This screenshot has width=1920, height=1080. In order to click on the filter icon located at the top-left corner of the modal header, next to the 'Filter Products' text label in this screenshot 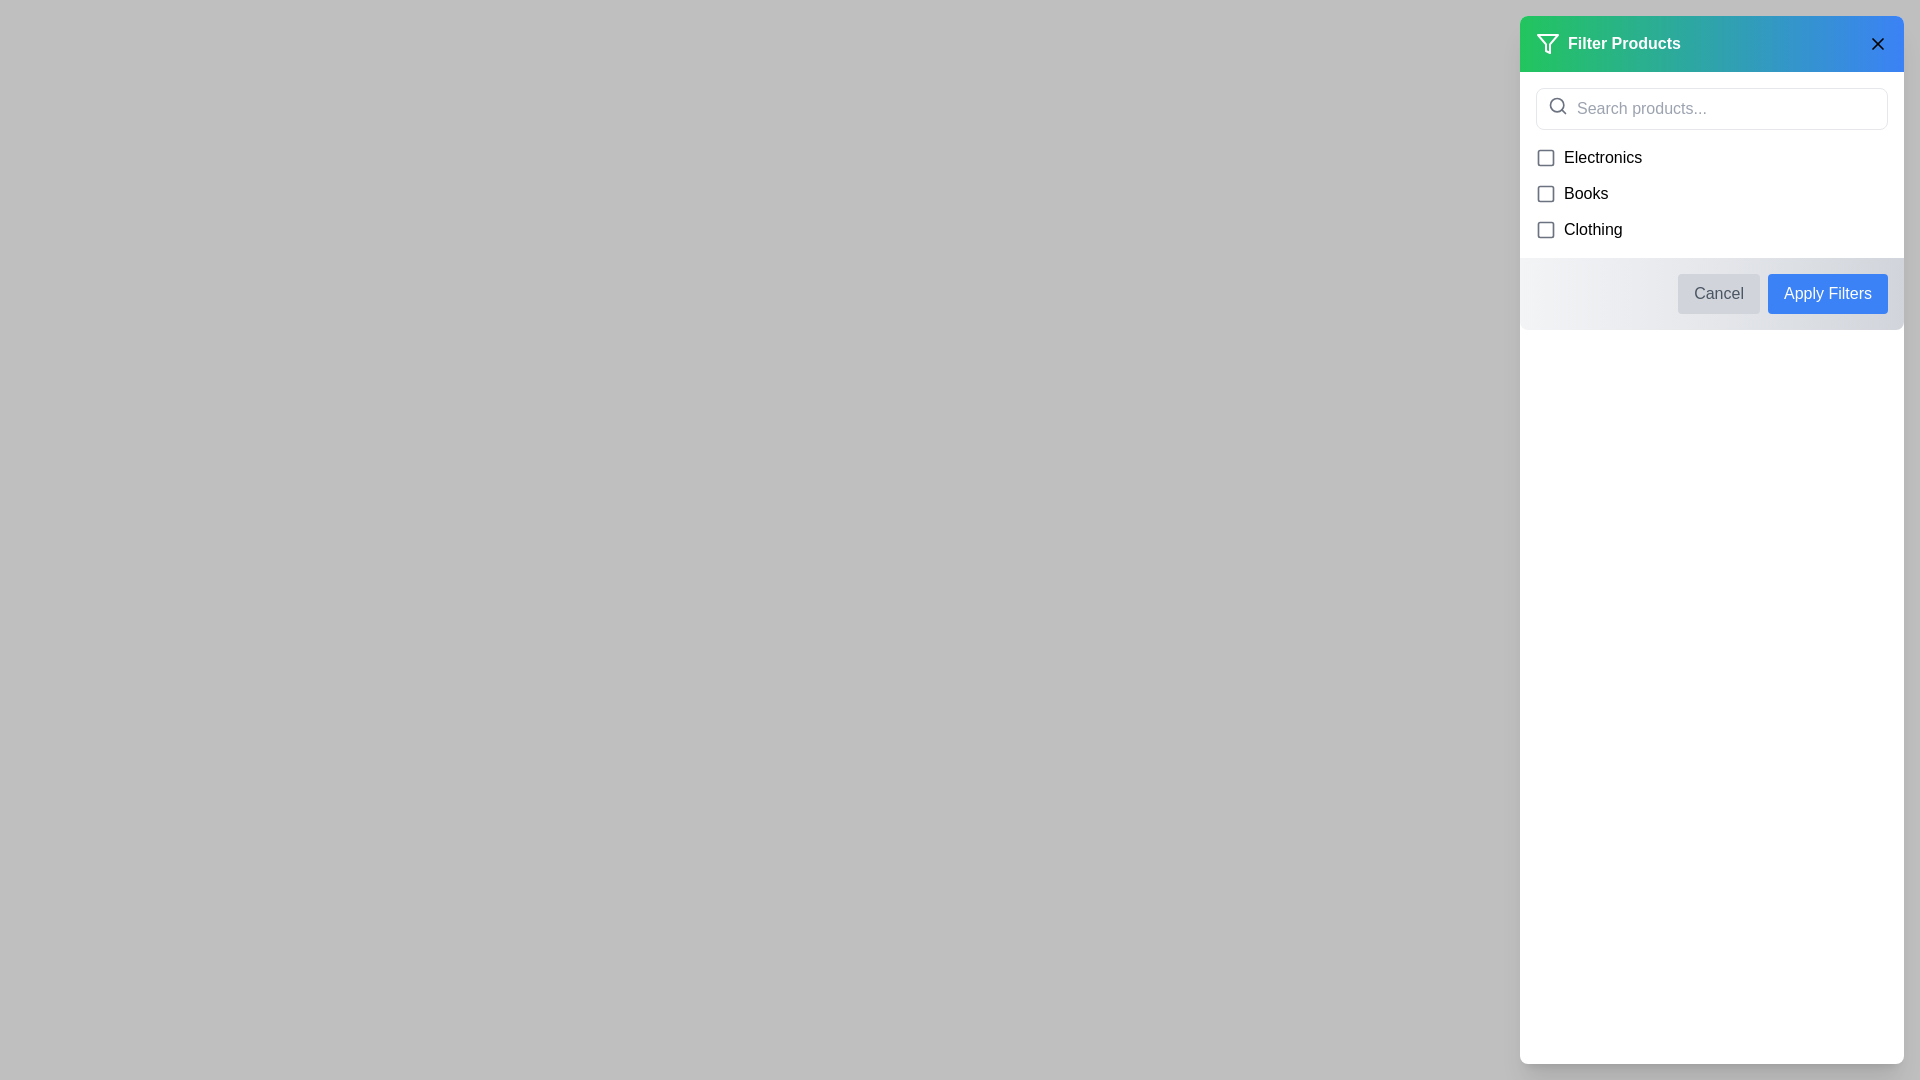, I will do `click(1547, 43)`.